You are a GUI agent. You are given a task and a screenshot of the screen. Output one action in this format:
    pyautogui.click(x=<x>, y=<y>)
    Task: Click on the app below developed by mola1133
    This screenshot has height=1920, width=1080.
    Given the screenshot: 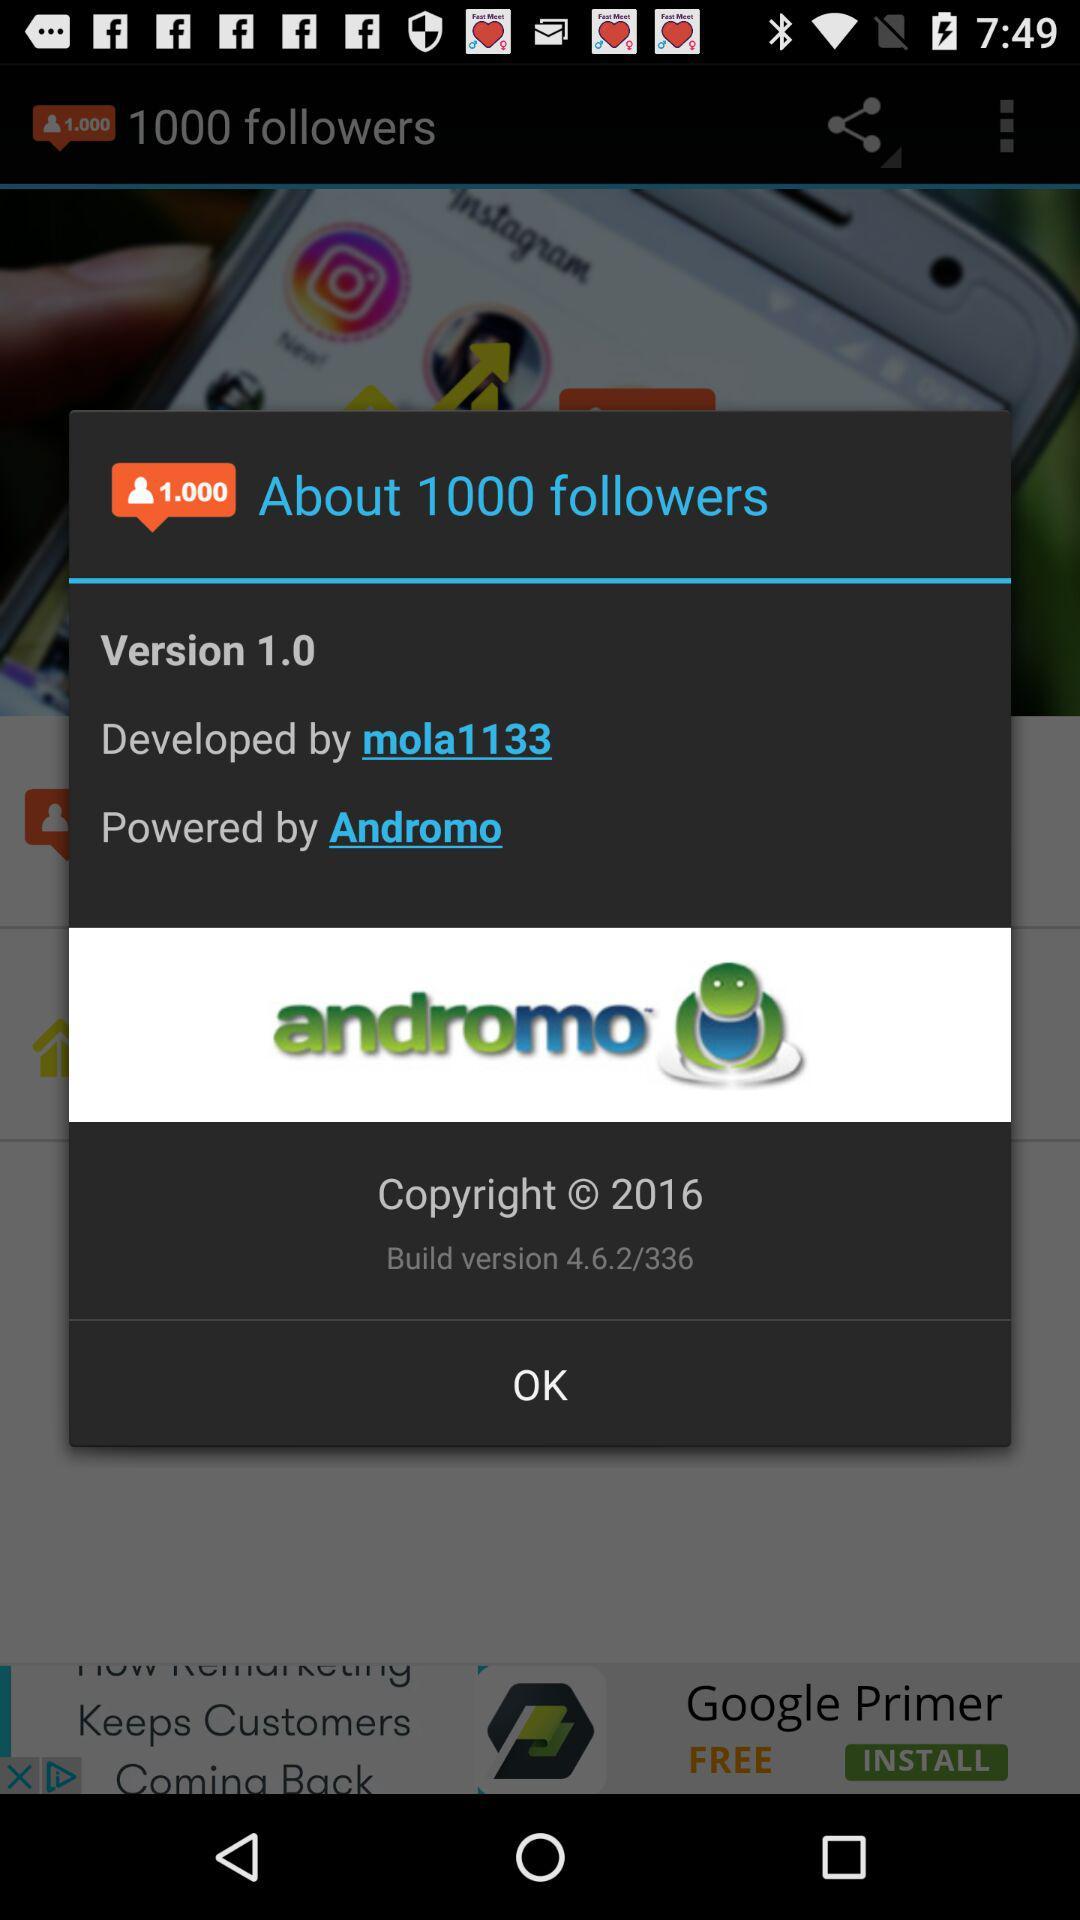 What is the action you would take?
    pyautogui.click(x=540, y=841)
    